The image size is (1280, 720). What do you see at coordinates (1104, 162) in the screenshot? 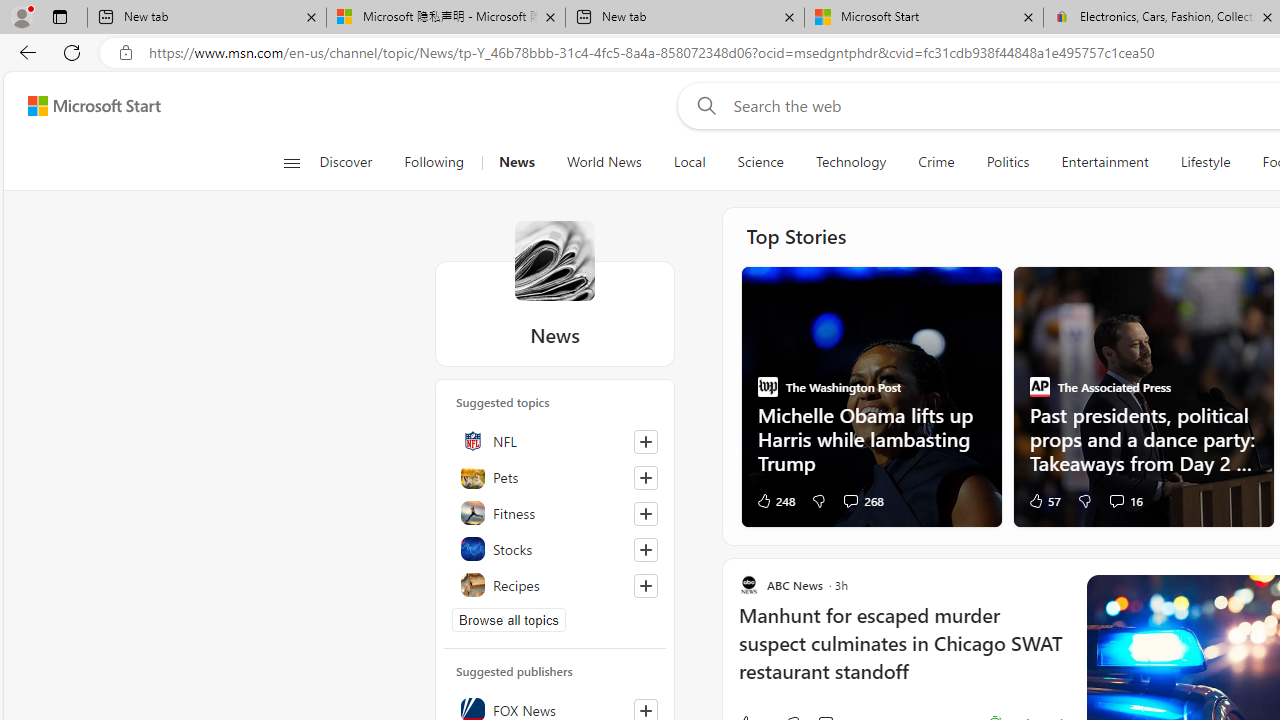
I see `'Entertainment'` at bounding box center [1104, 162].